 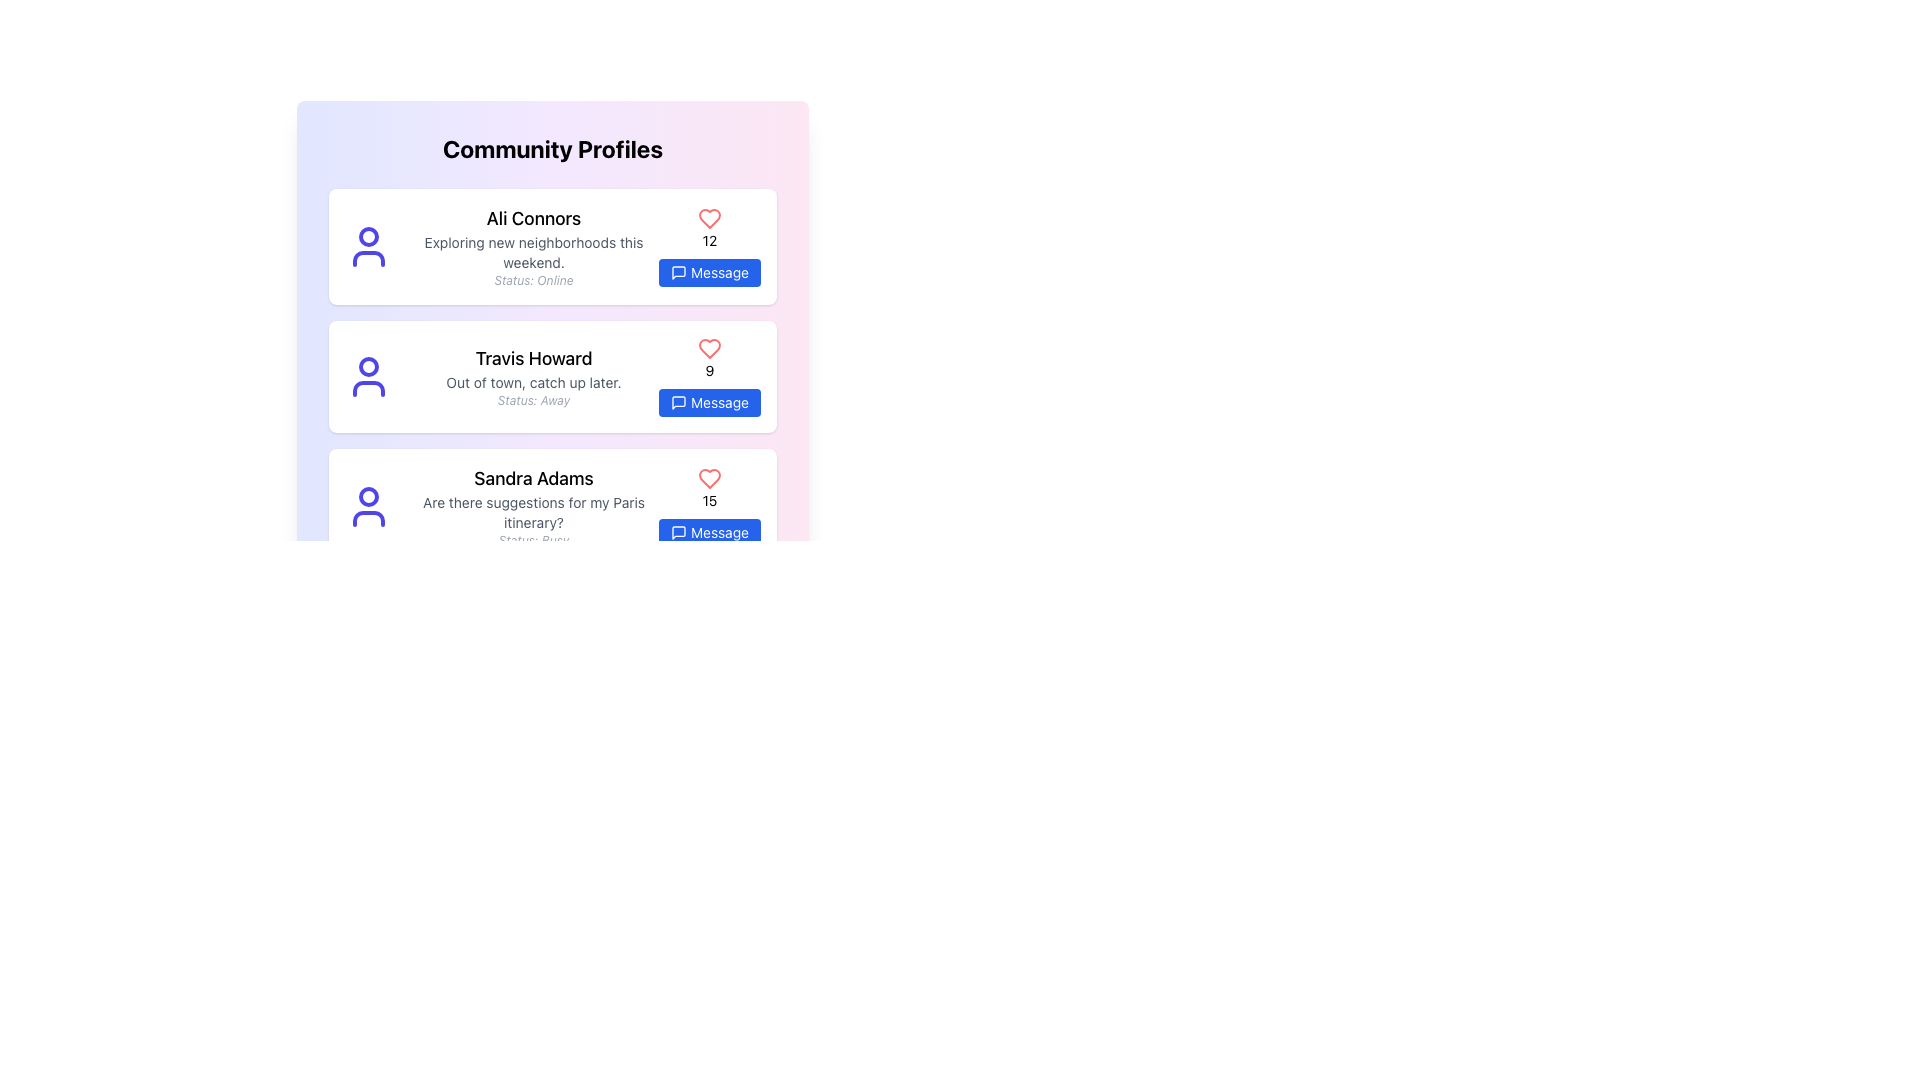 I want to click on message 'Out of town, catch up later.' displayed in a small gray font under the name 'Travis Howard', so click(x=533, y=382).